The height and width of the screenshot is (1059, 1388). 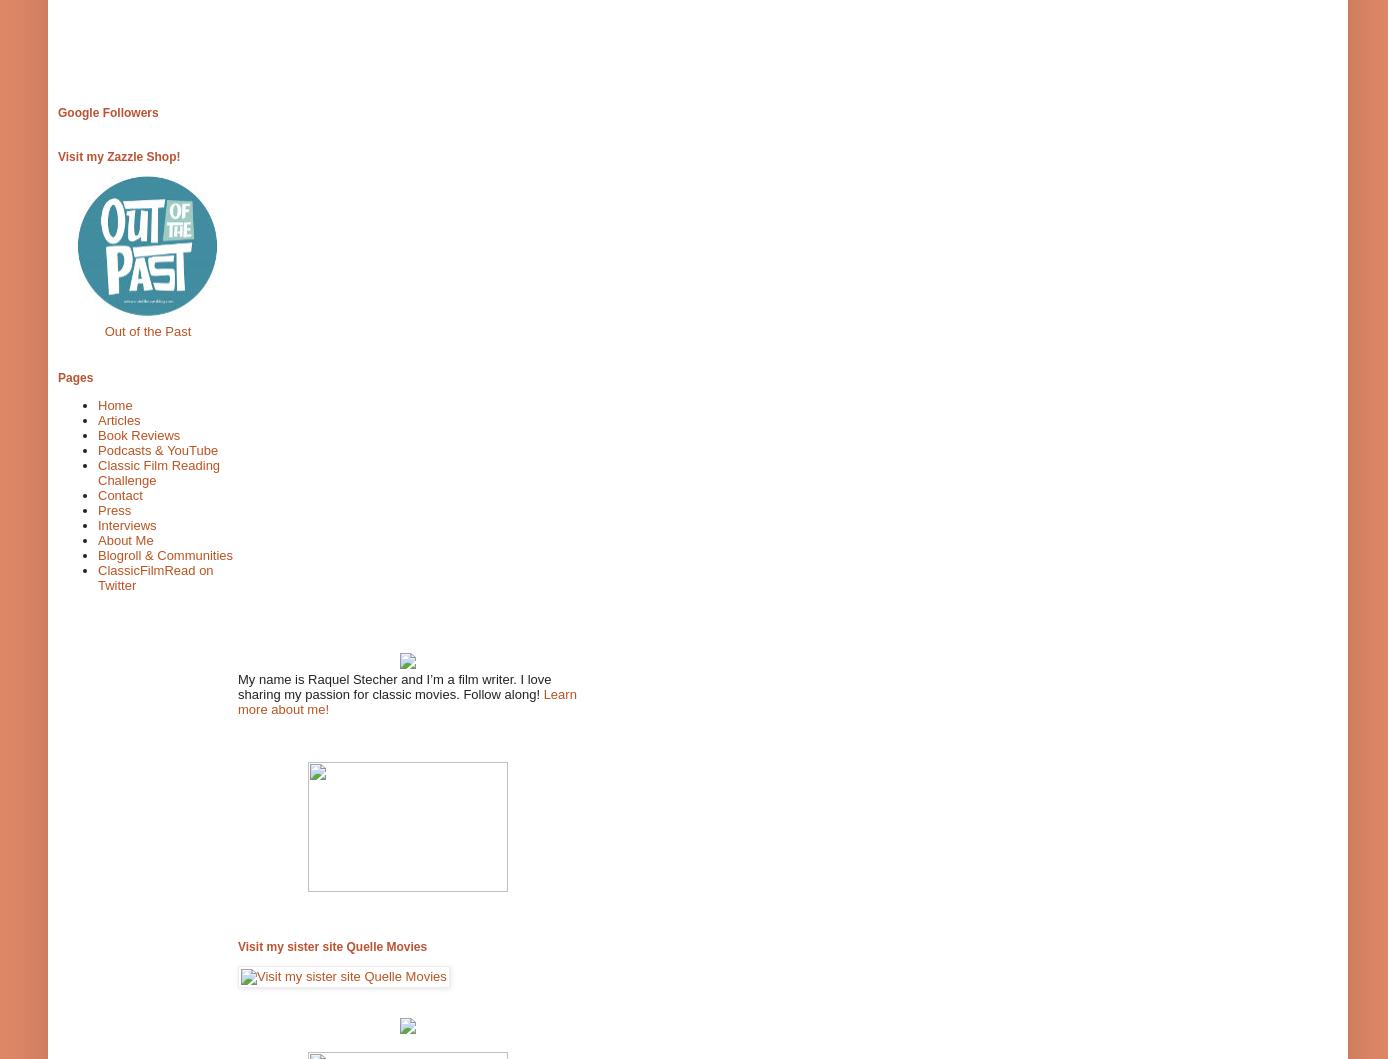 I want to click on 'Contact', so click(x=120, y=495).